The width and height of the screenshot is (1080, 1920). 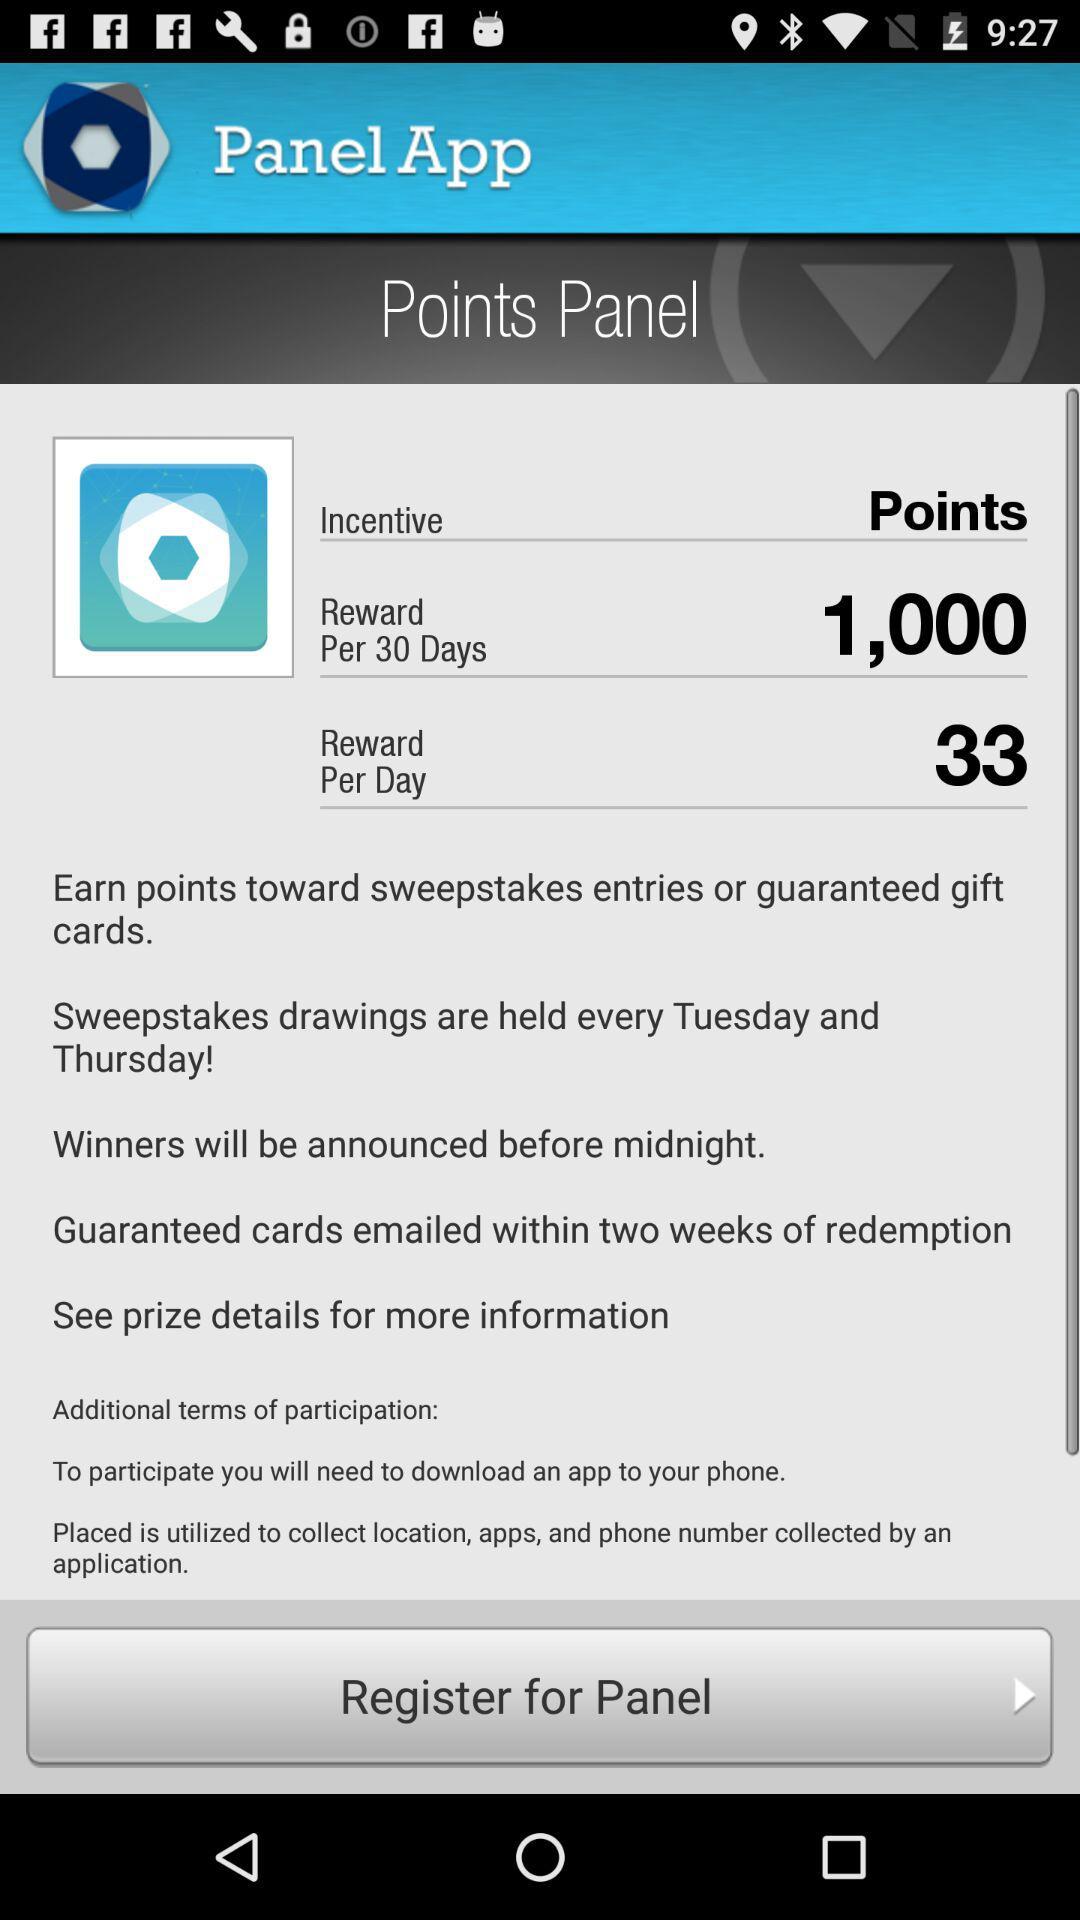 I want to click on the register for panel, so click(x=540, y=1695).